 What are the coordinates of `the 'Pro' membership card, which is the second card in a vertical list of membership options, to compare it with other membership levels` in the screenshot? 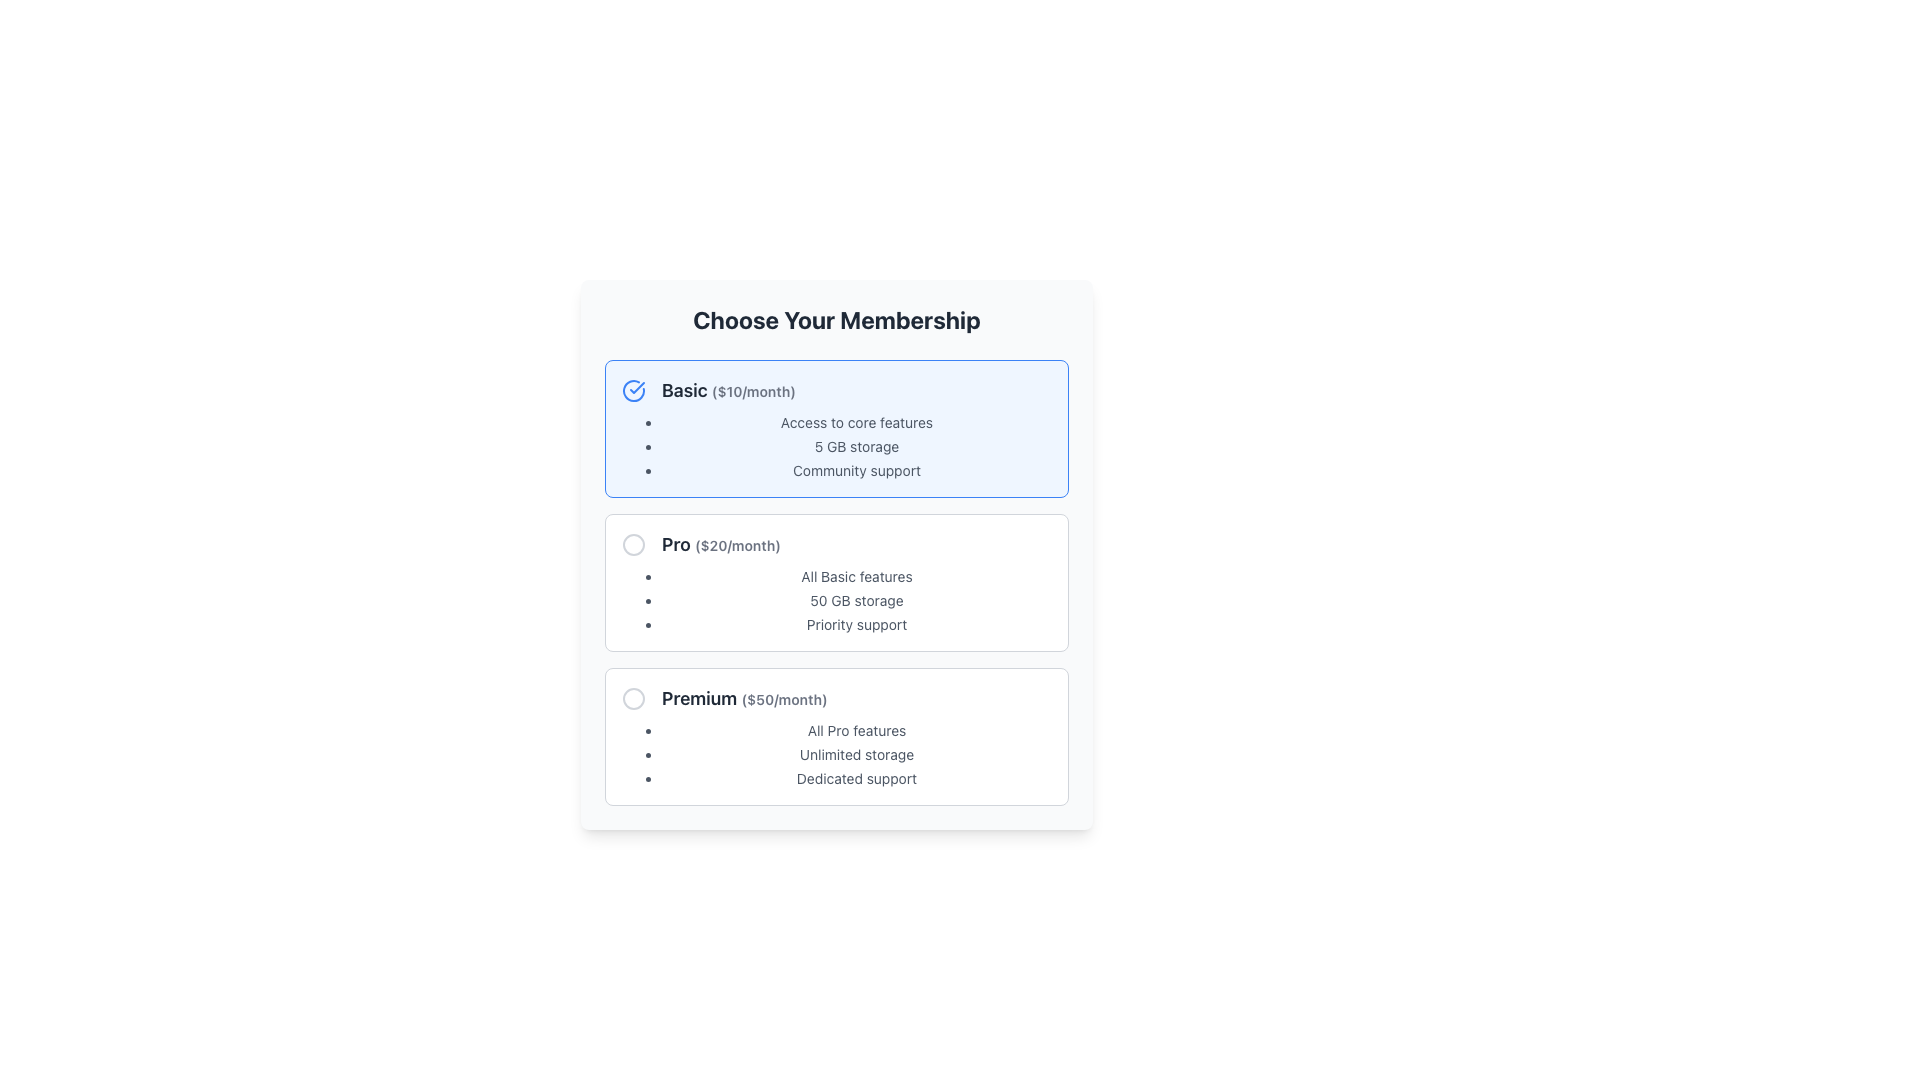 It's located at (836, 582).